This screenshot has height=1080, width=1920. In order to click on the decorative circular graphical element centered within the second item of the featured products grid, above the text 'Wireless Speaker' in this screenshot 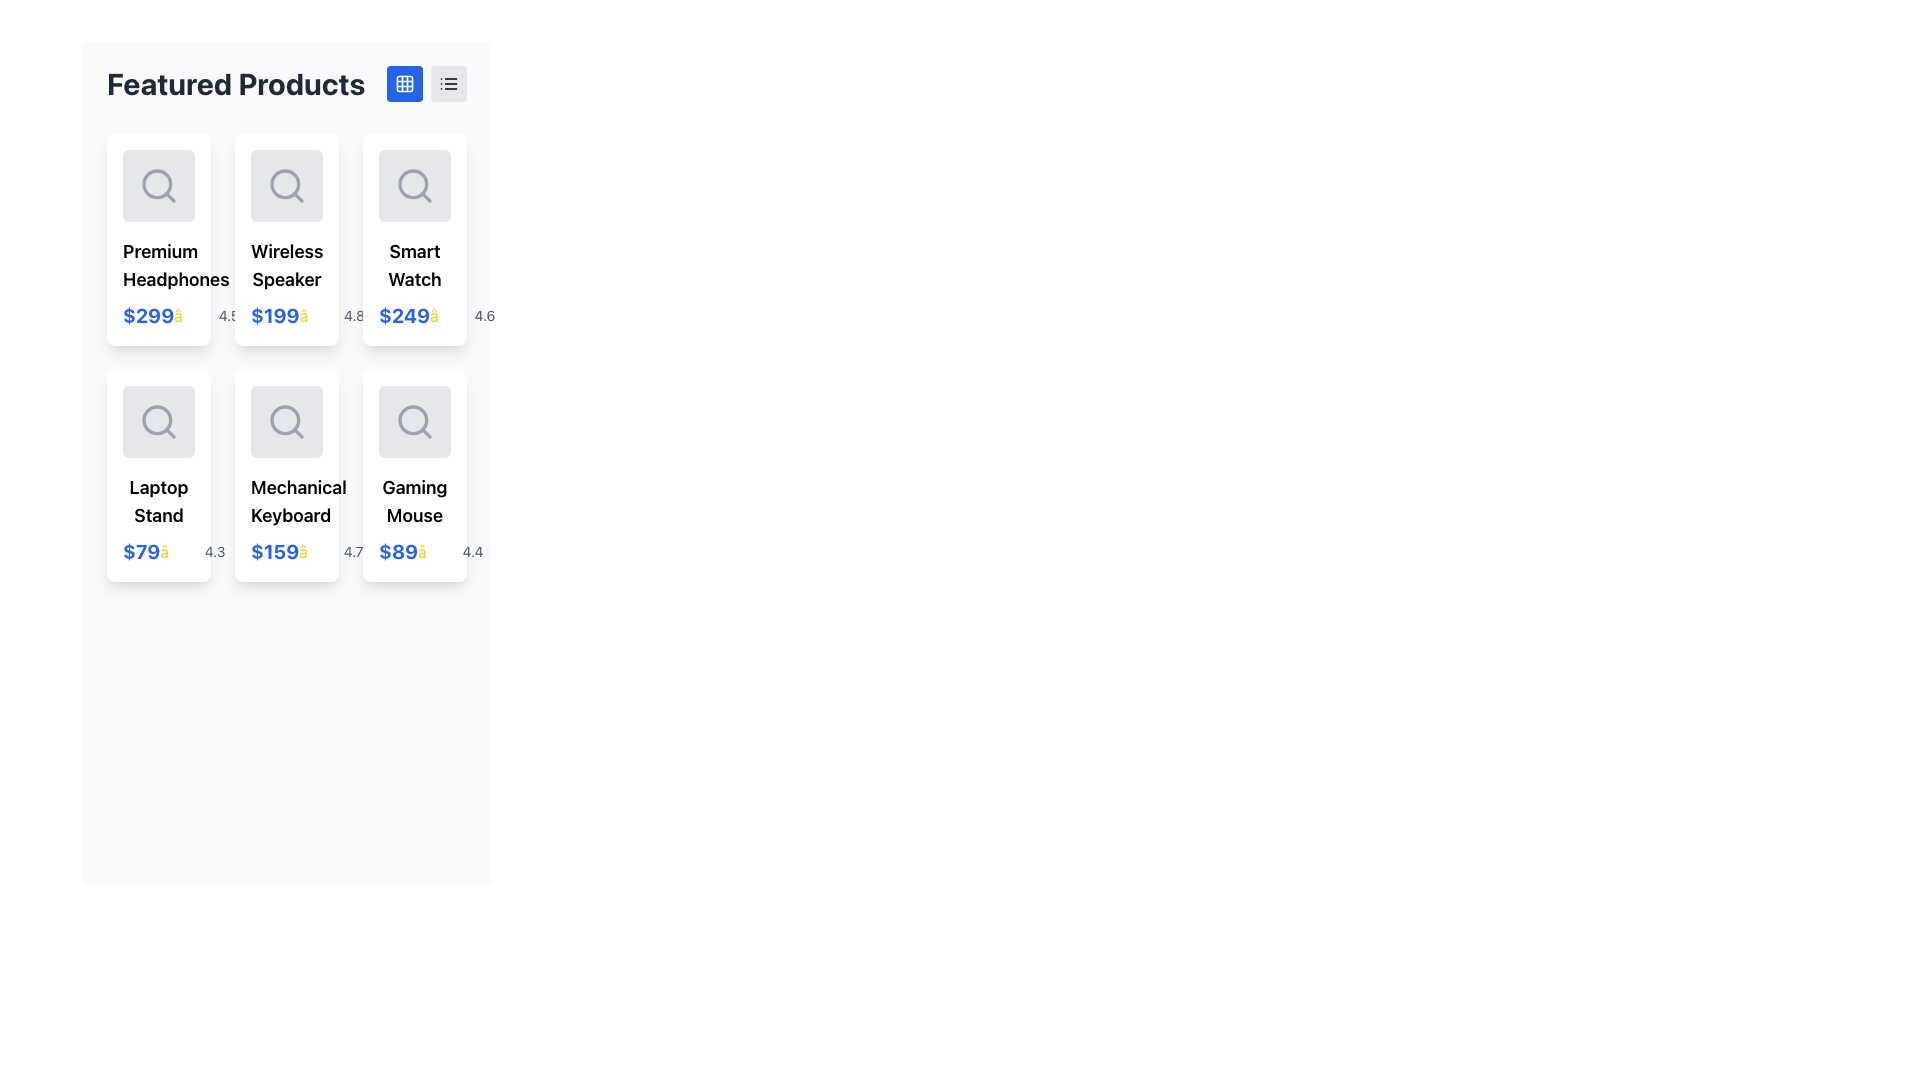, I will do `click(284, 184)`.